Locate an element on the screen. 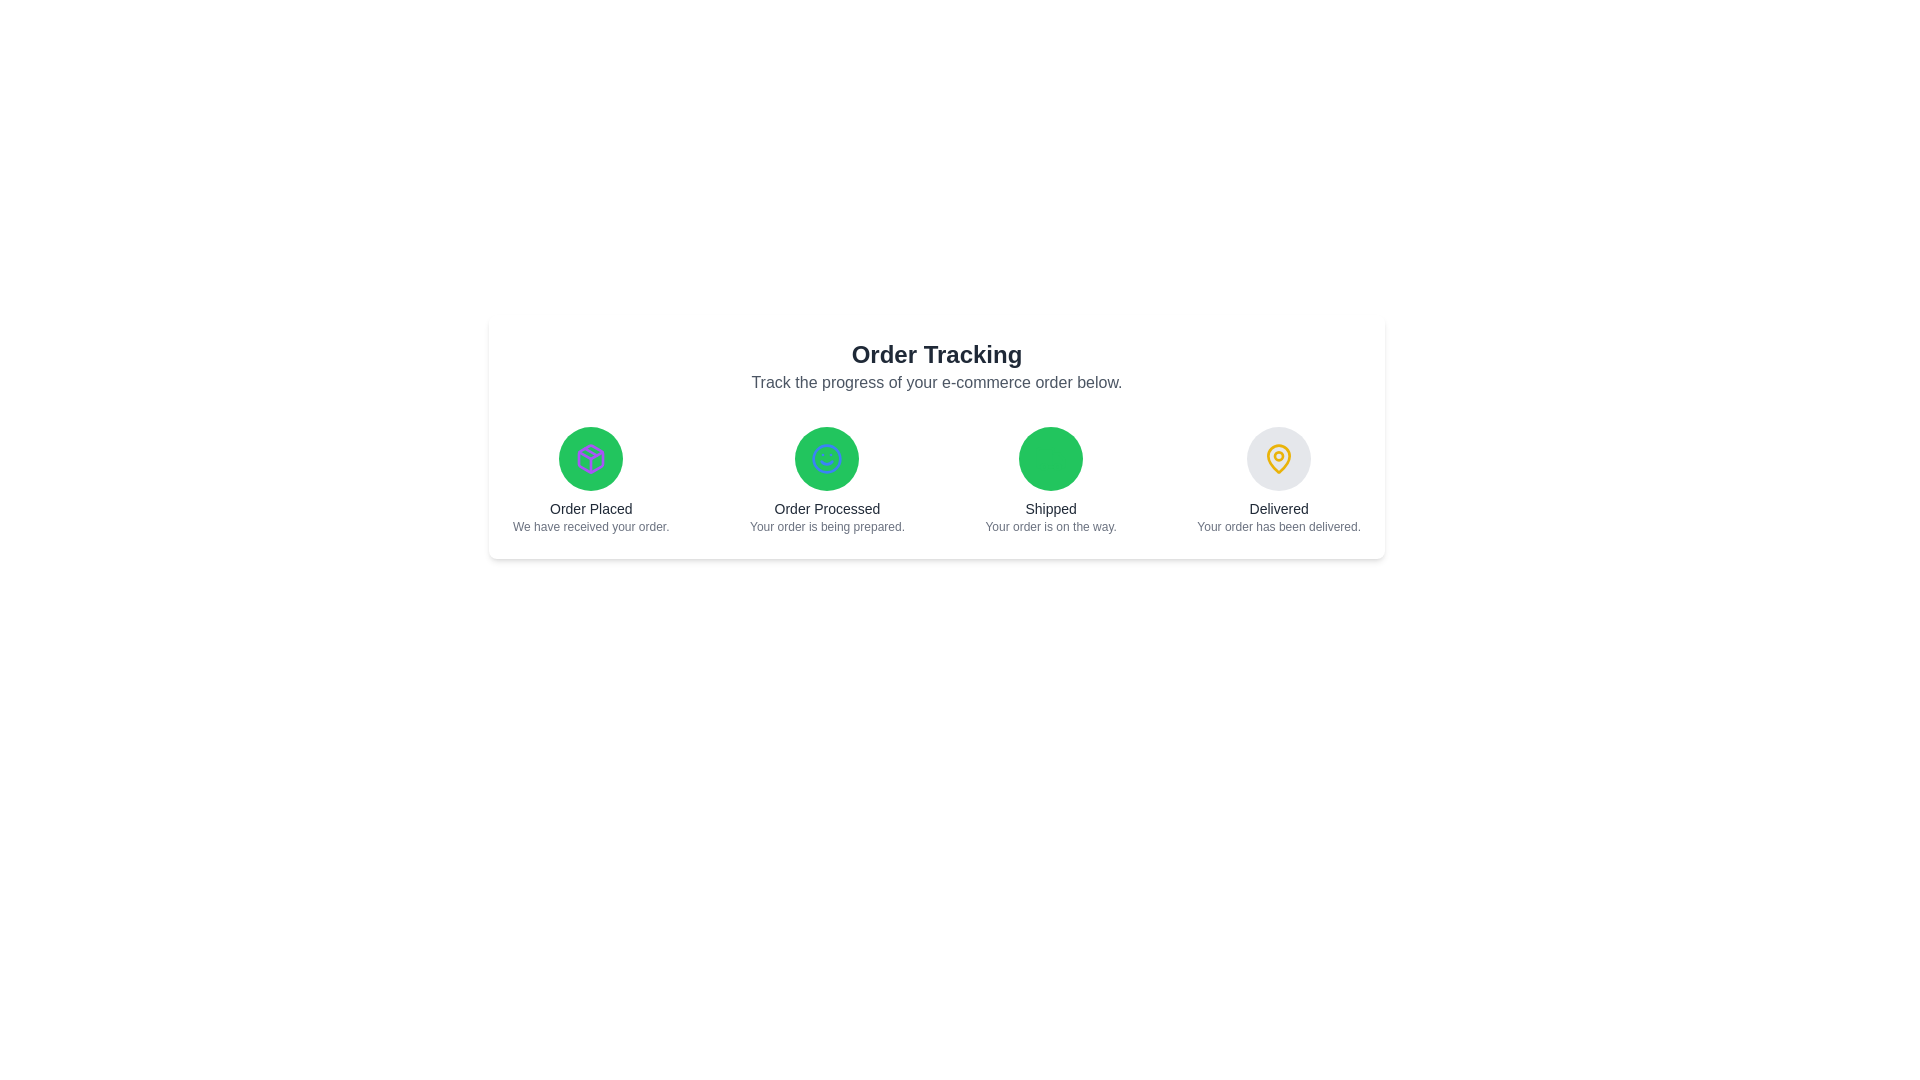 The image size is (1920, 1080). the informational text block that describes the purpose of the order tracking section, located below the 'Order Tracking' title is located at coordinates (935, 382).